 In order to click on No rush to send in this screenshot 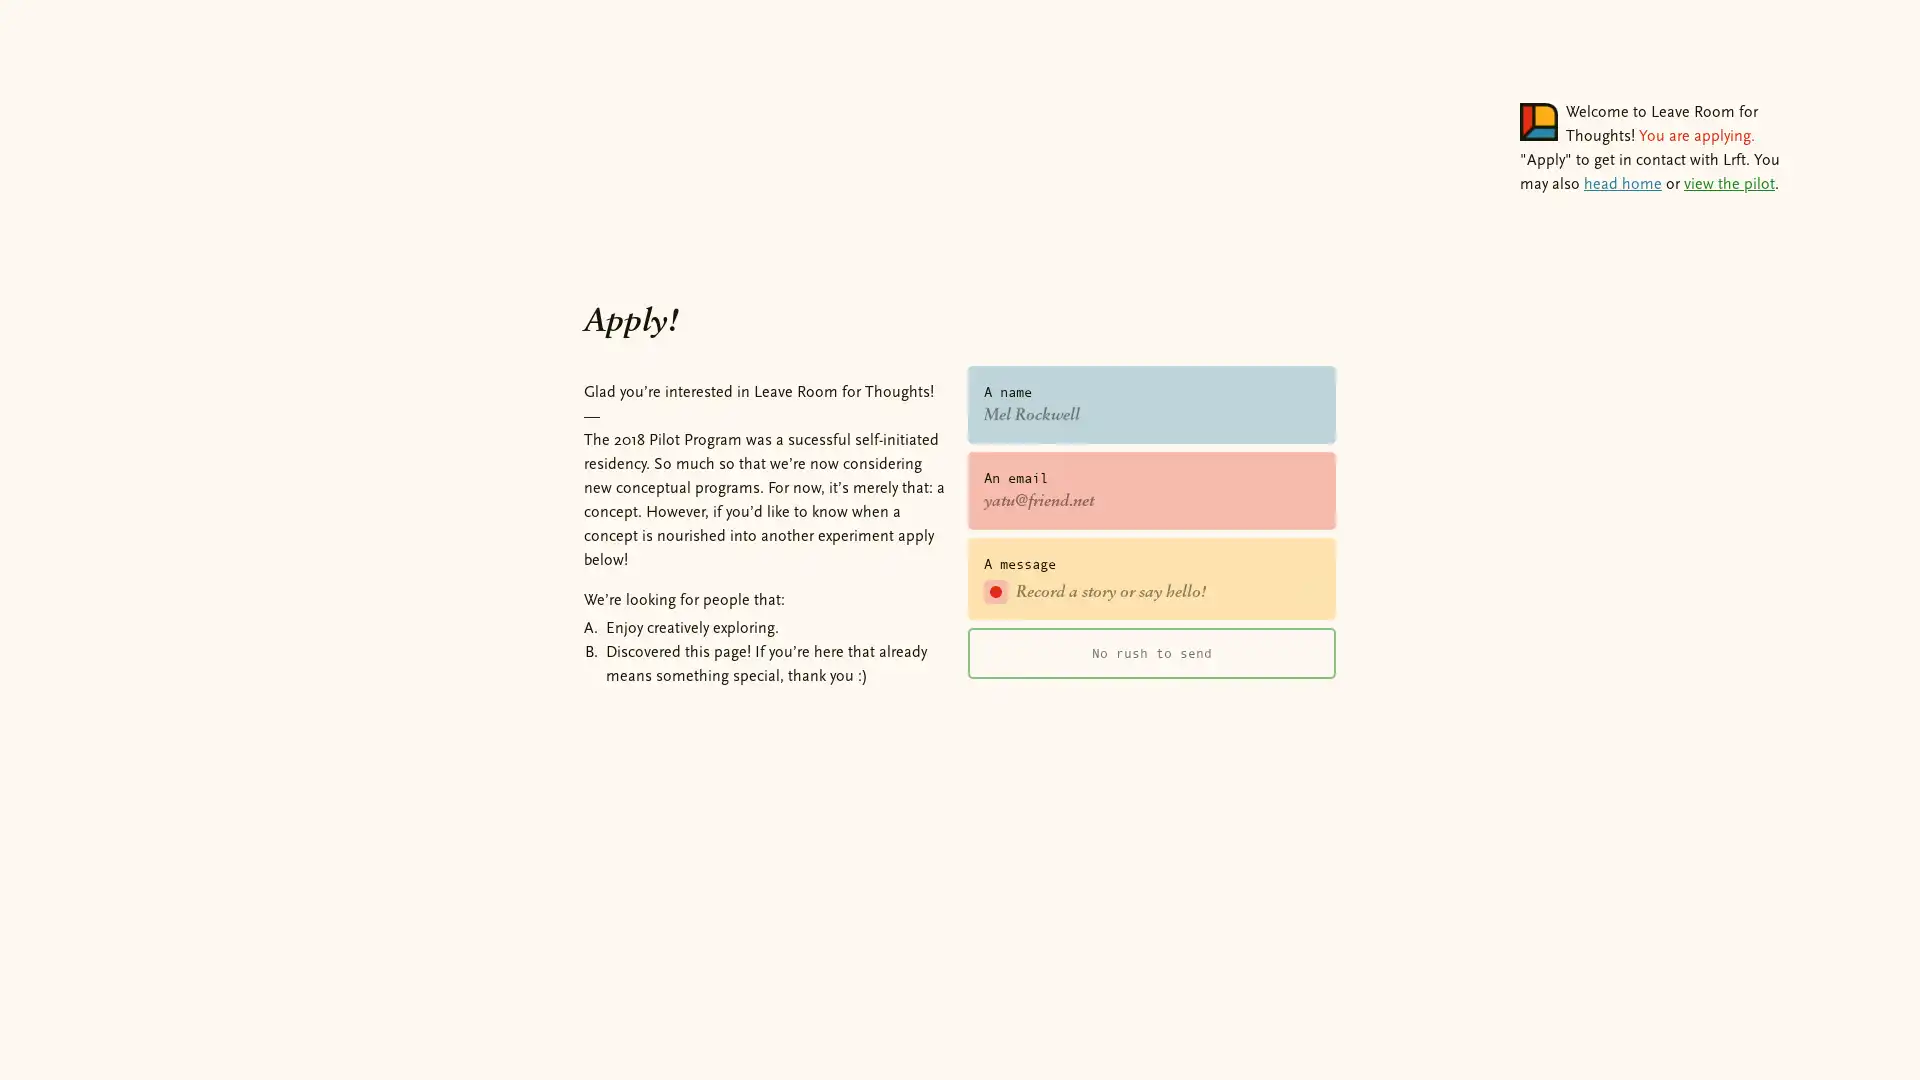, I will do `click(1152, 652)`.